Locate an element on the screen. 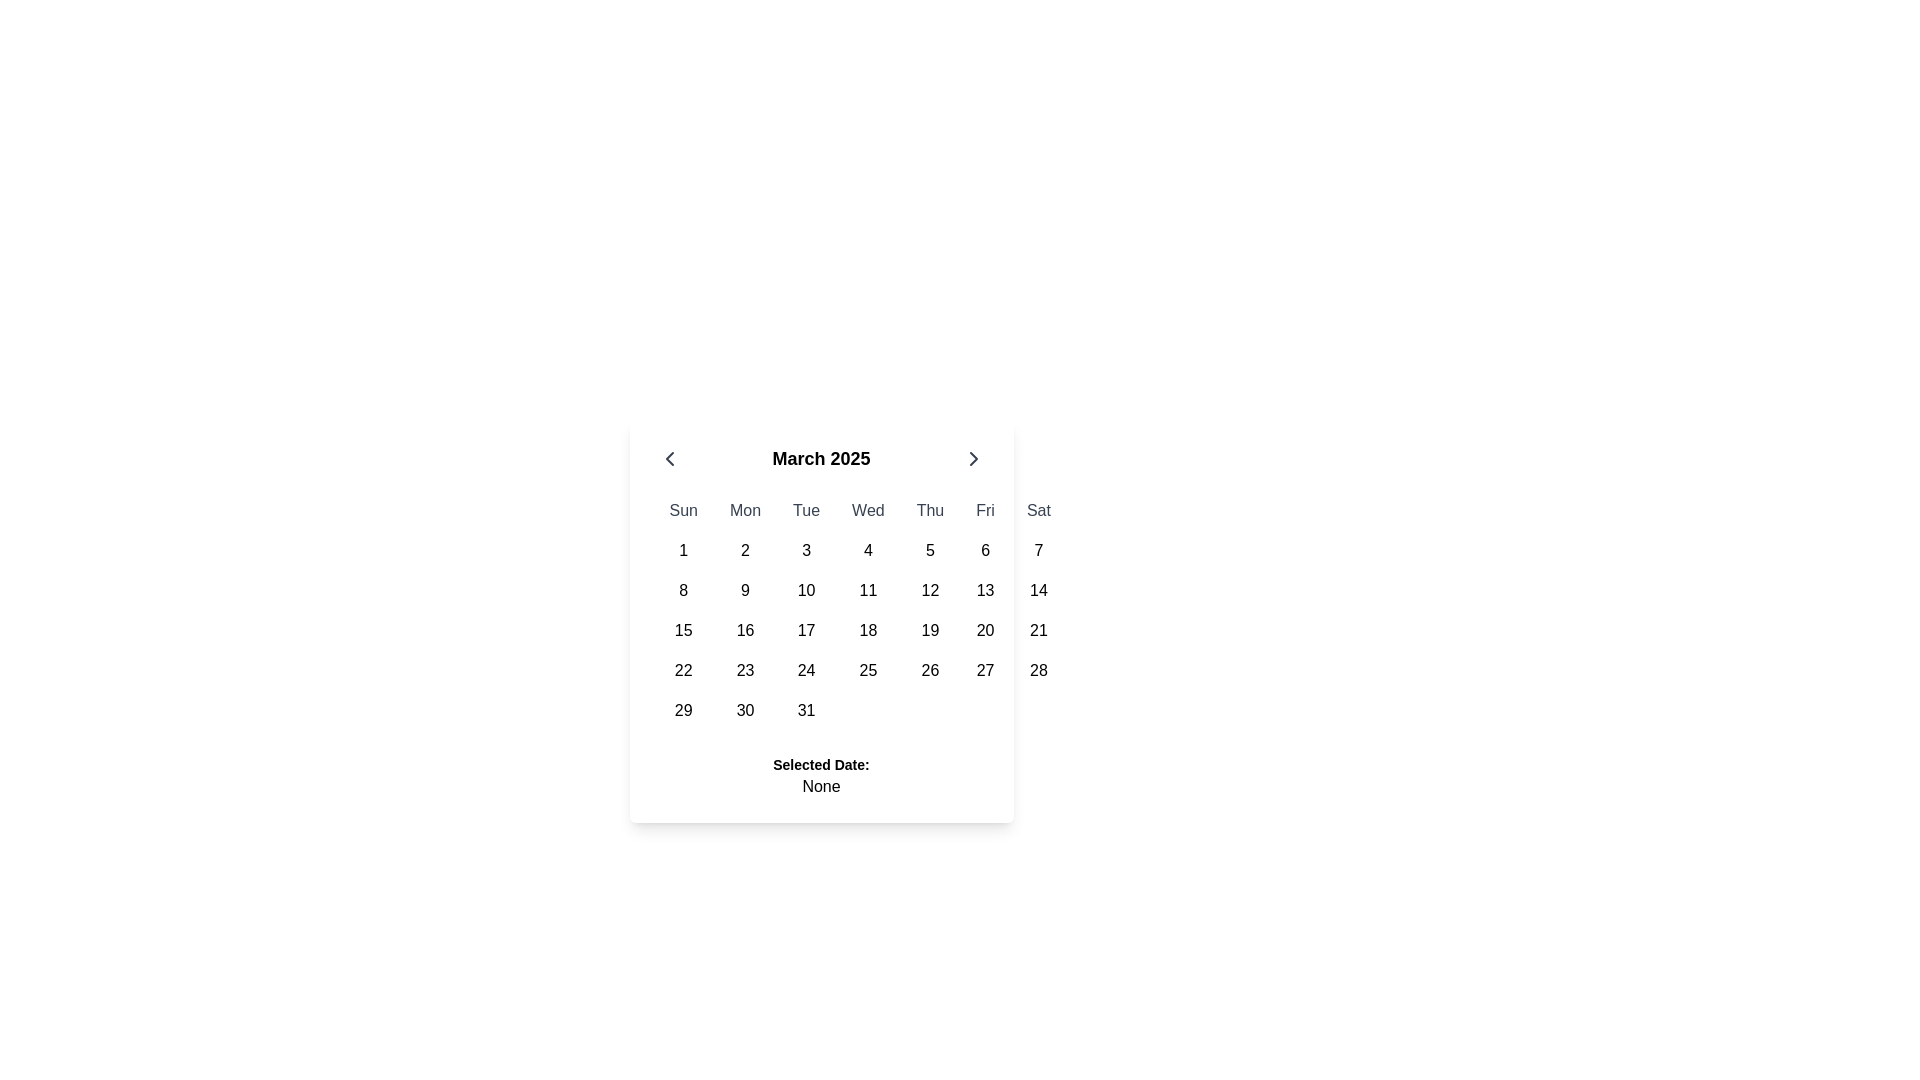 The height and width of the screenshot is (1080, 1920). the text label displaying 'Selected Date:', which is styled in bold black font and located above the 'None' text element is located at coordinates (821, 764).